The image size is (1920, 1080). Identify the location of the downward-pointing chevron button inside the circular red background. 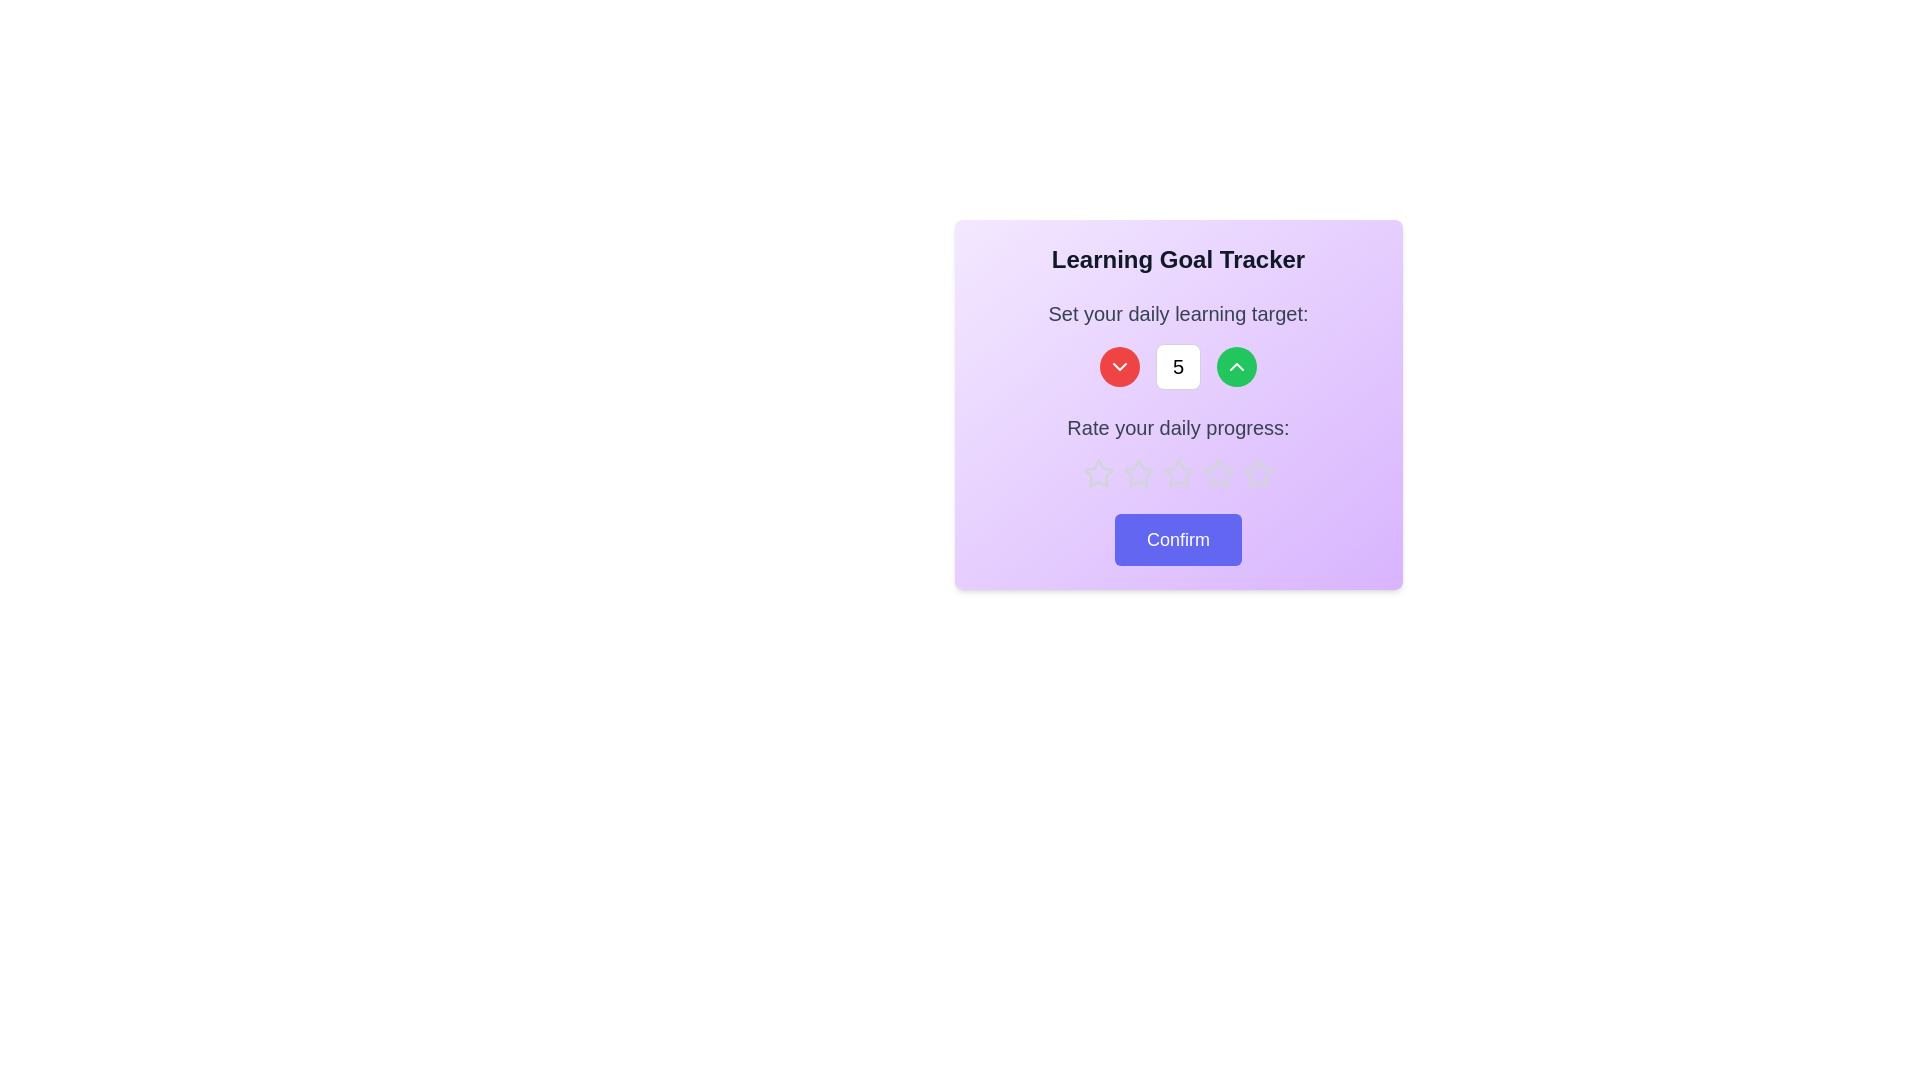
(1118, 366).